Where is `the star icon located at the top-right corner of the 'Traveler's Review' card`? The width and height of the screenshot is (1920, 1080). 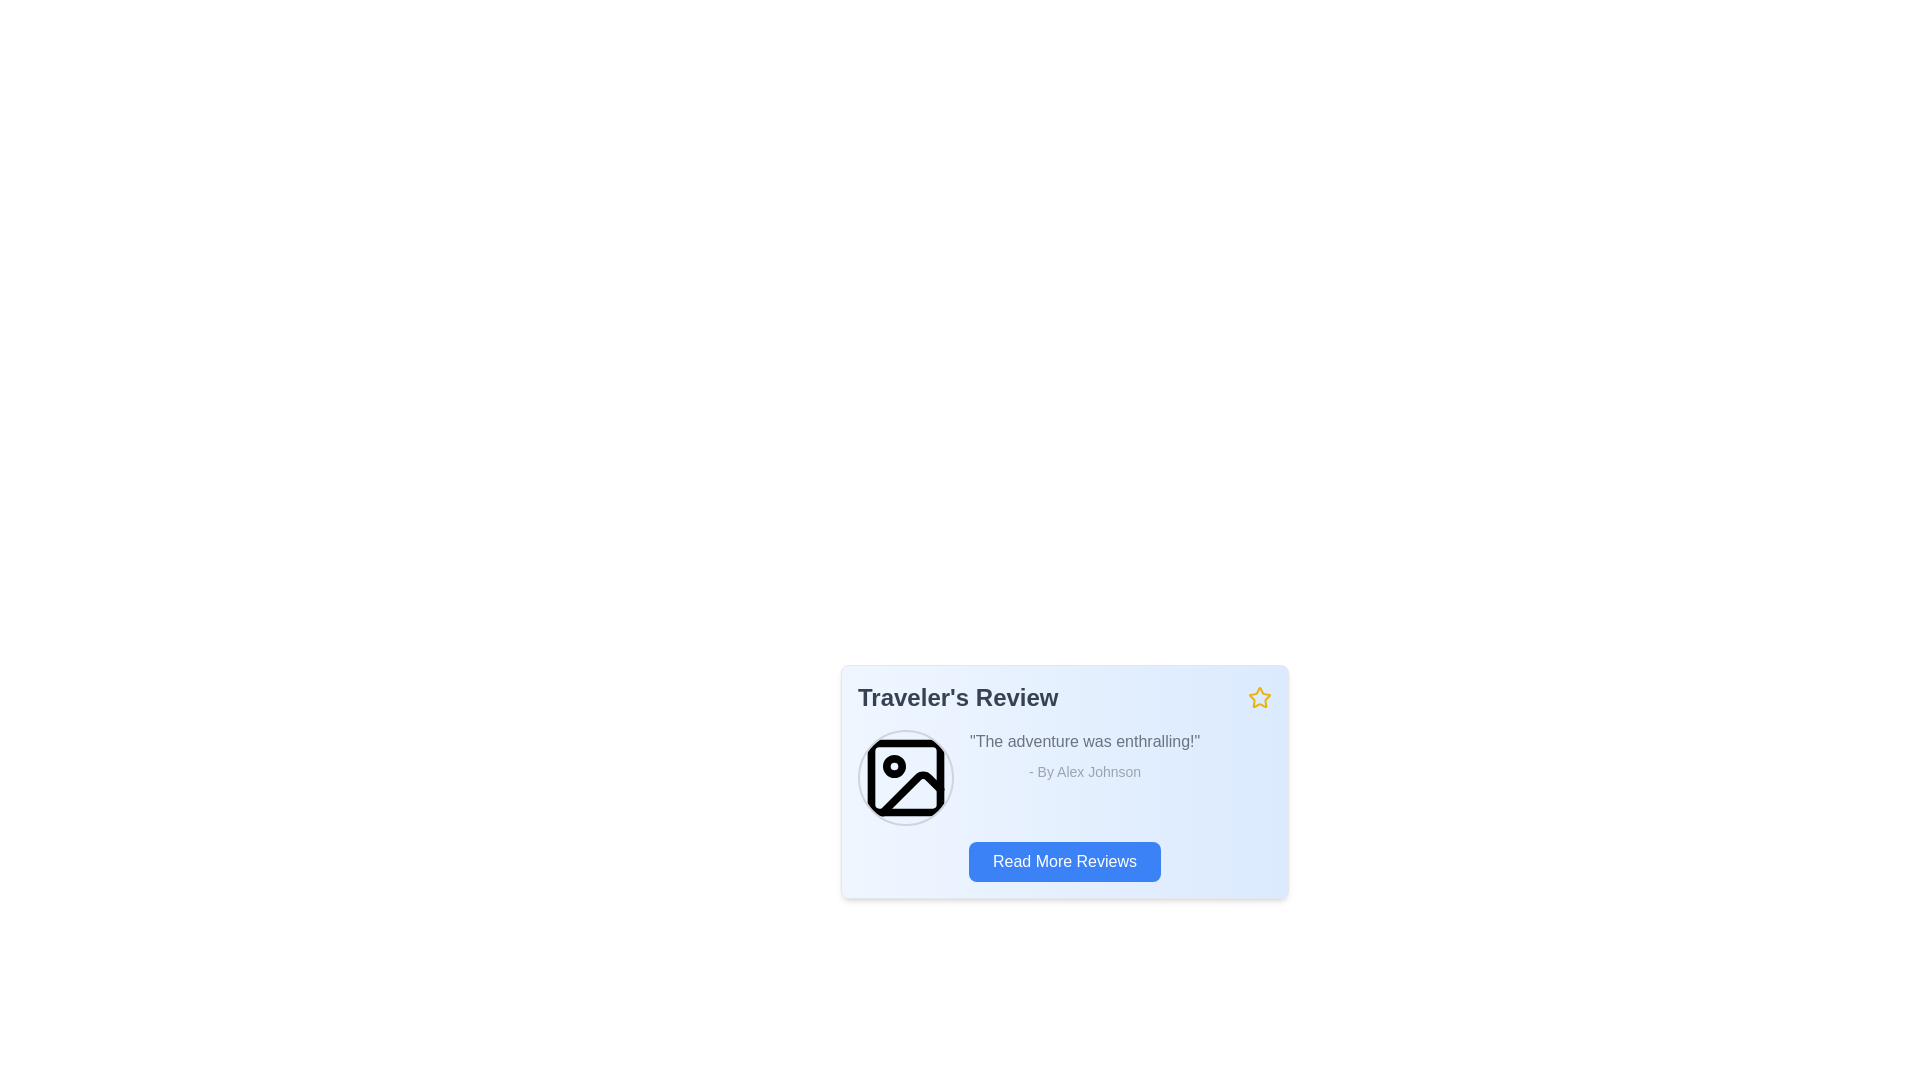 the star icon located at the top-right corner of the 'Traveler's Review' card is located at coordinates (1257, 696).